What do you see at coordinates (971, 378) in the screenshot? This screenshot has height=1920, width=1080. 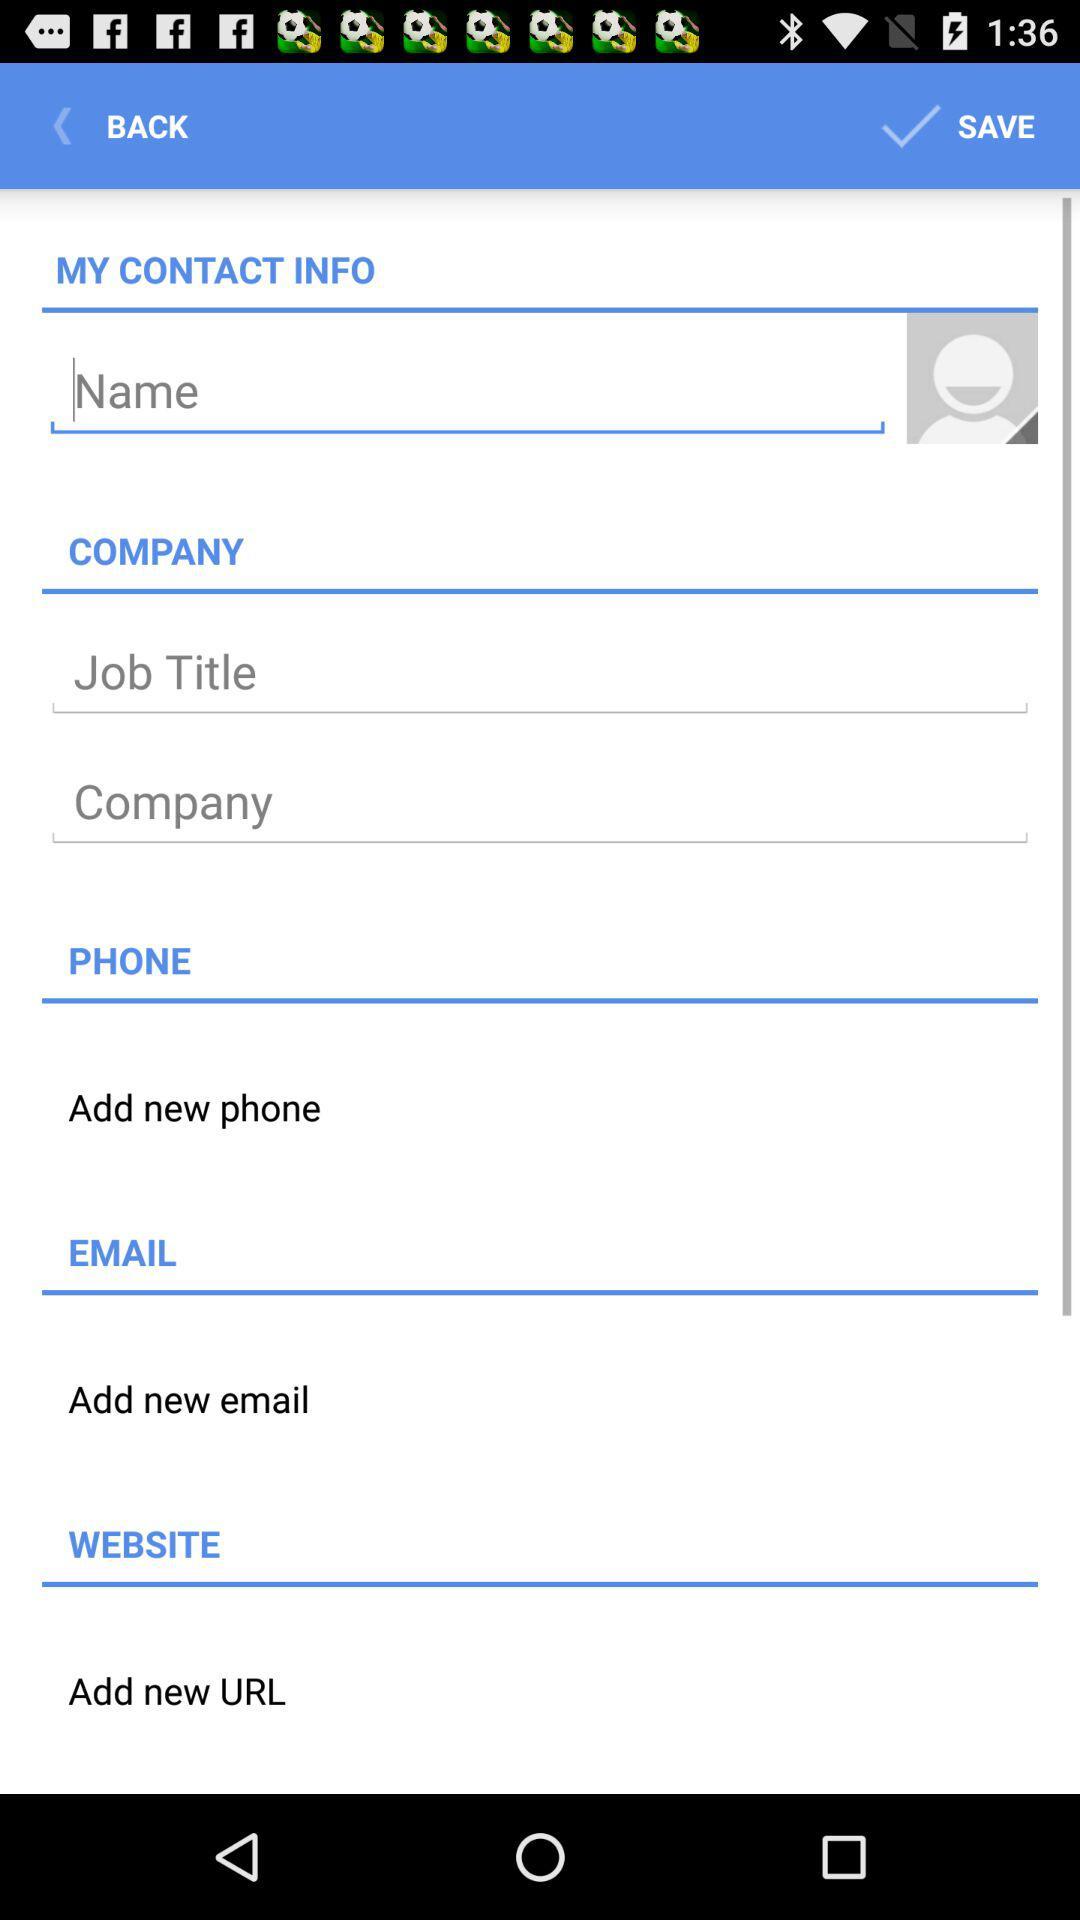 I see `profile` at bounding box center [971, 378].